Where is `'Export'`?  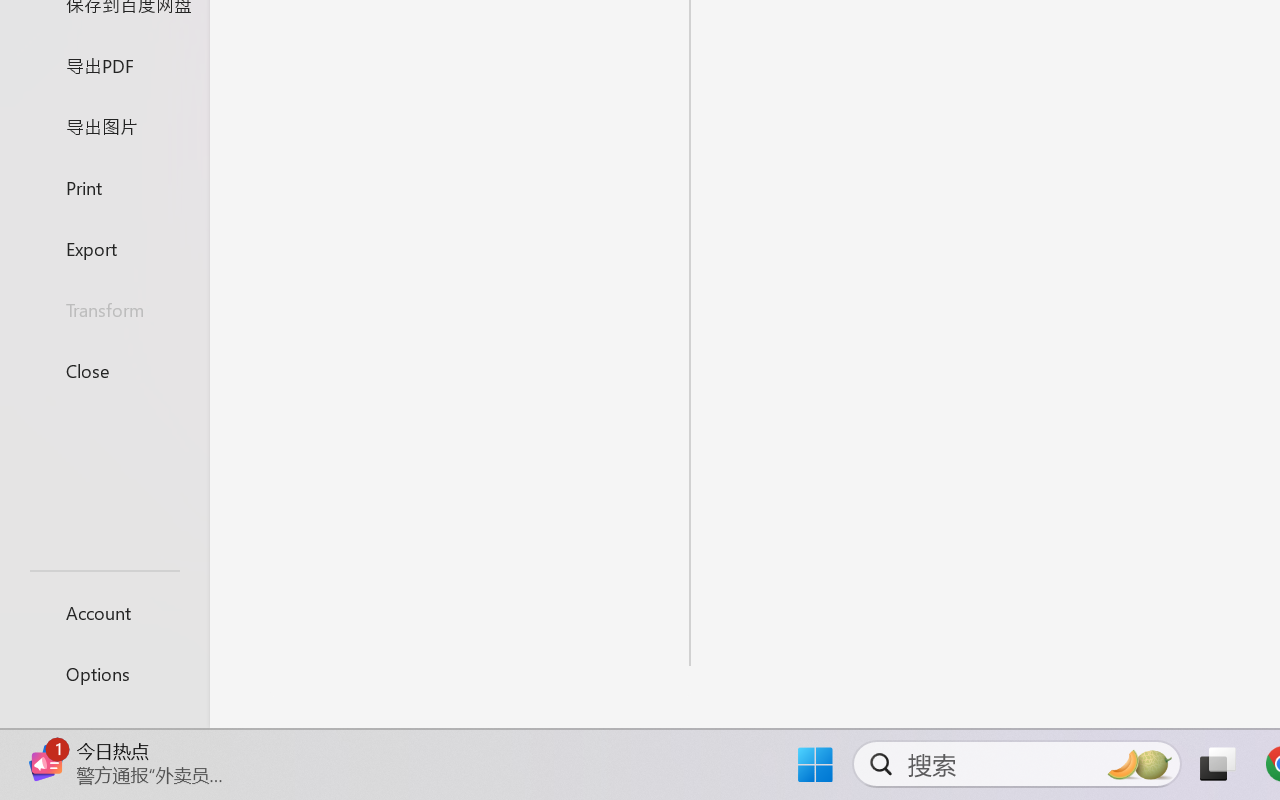
'Export' is located at coordinates (103, 247).